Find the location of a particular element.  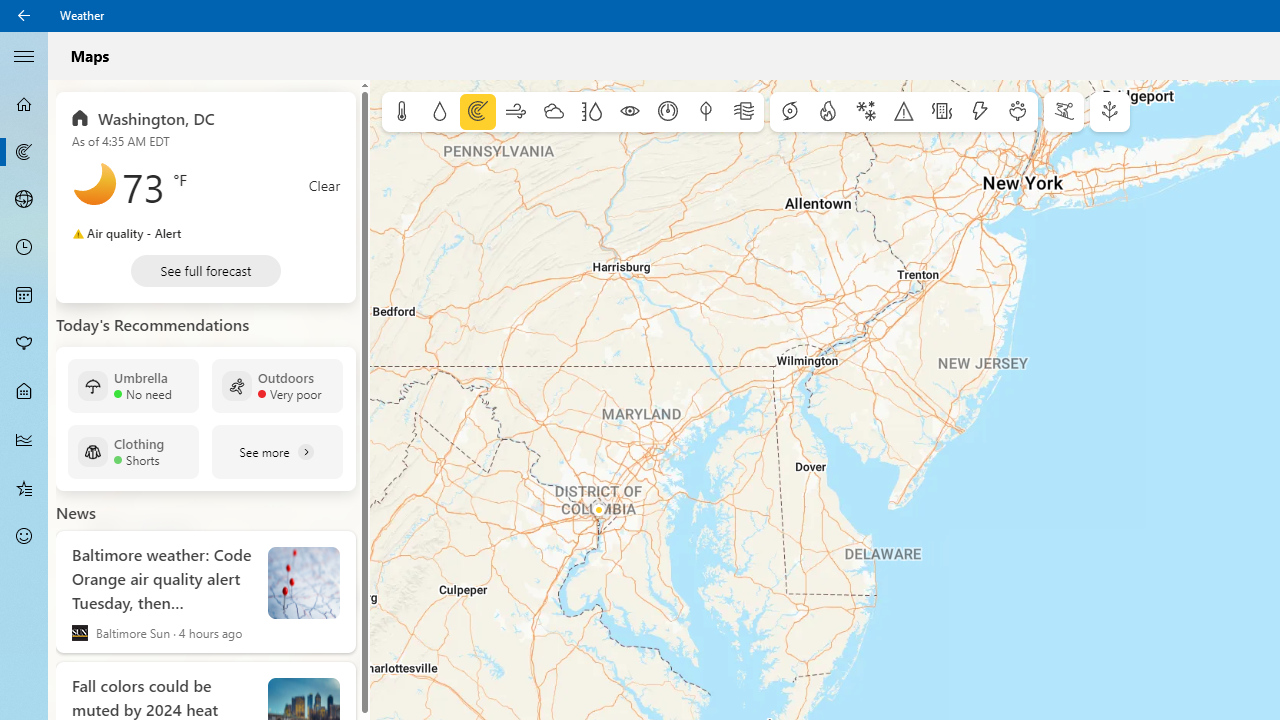

'Collapse Navigation' is located at coordinates (24, 54).